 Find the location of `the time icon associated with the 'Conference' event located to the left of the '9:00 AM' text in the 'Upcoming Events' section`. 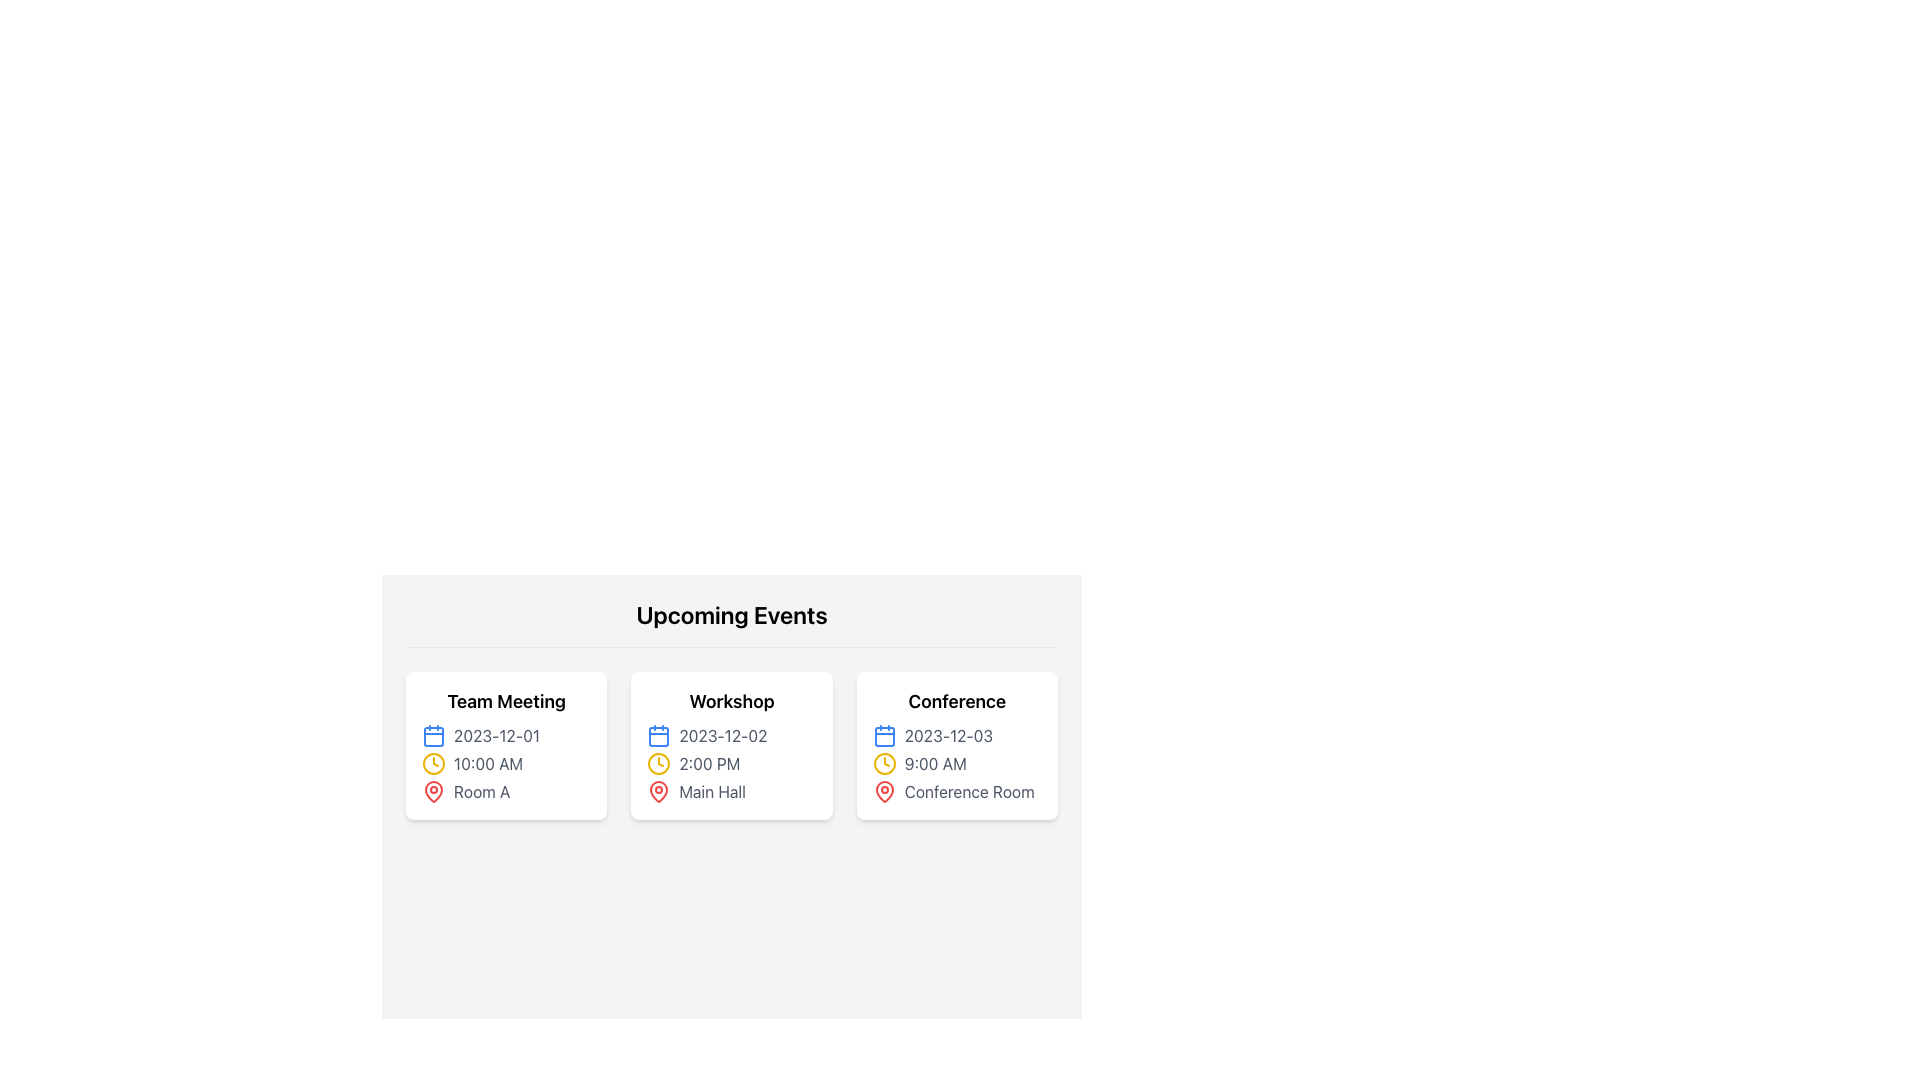

the time icon associated with the 'Conference' event located to the left of the '9:00 AM' text in the 'Upcoming Events' section is located at coordinates (883, 763).